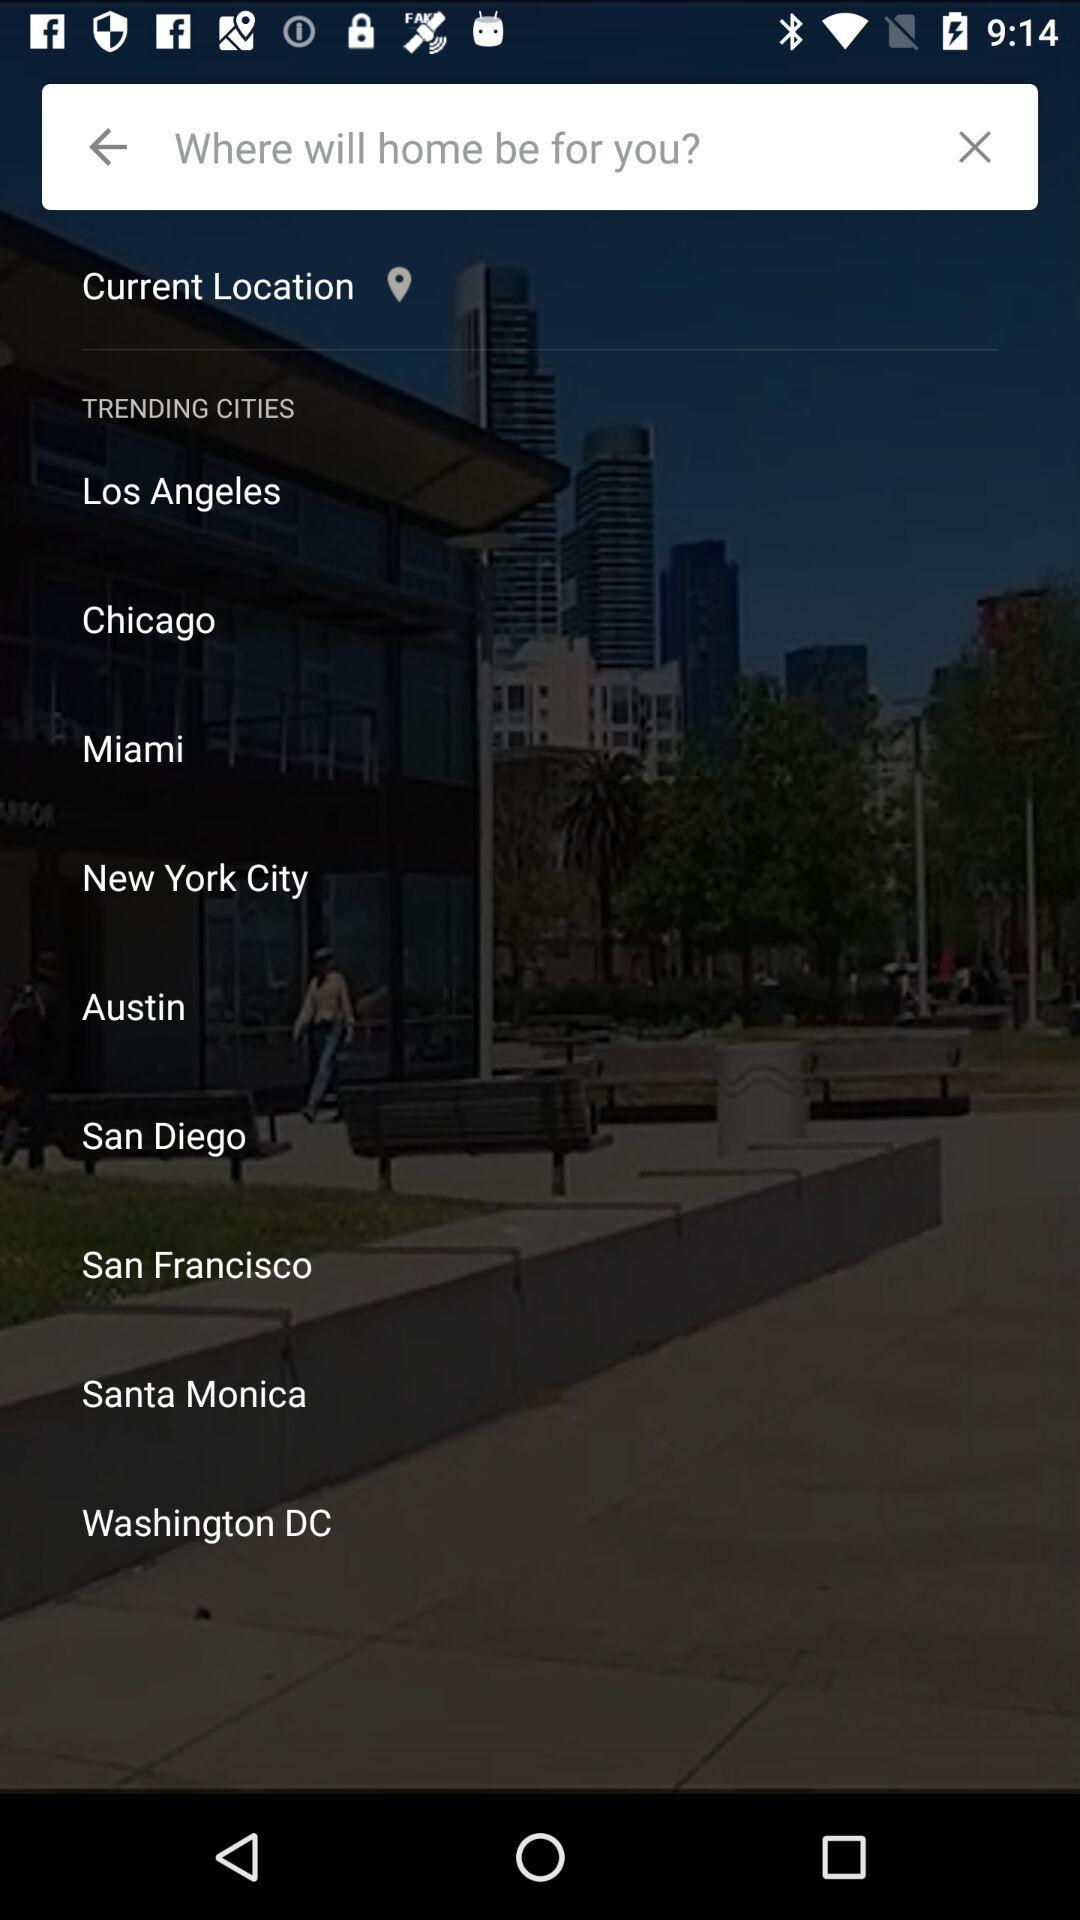 This screenshot has height=1920, width=1080. Describe the element at coordinates (540, 617) in the screenshot. I see `chicago icon` at that location.